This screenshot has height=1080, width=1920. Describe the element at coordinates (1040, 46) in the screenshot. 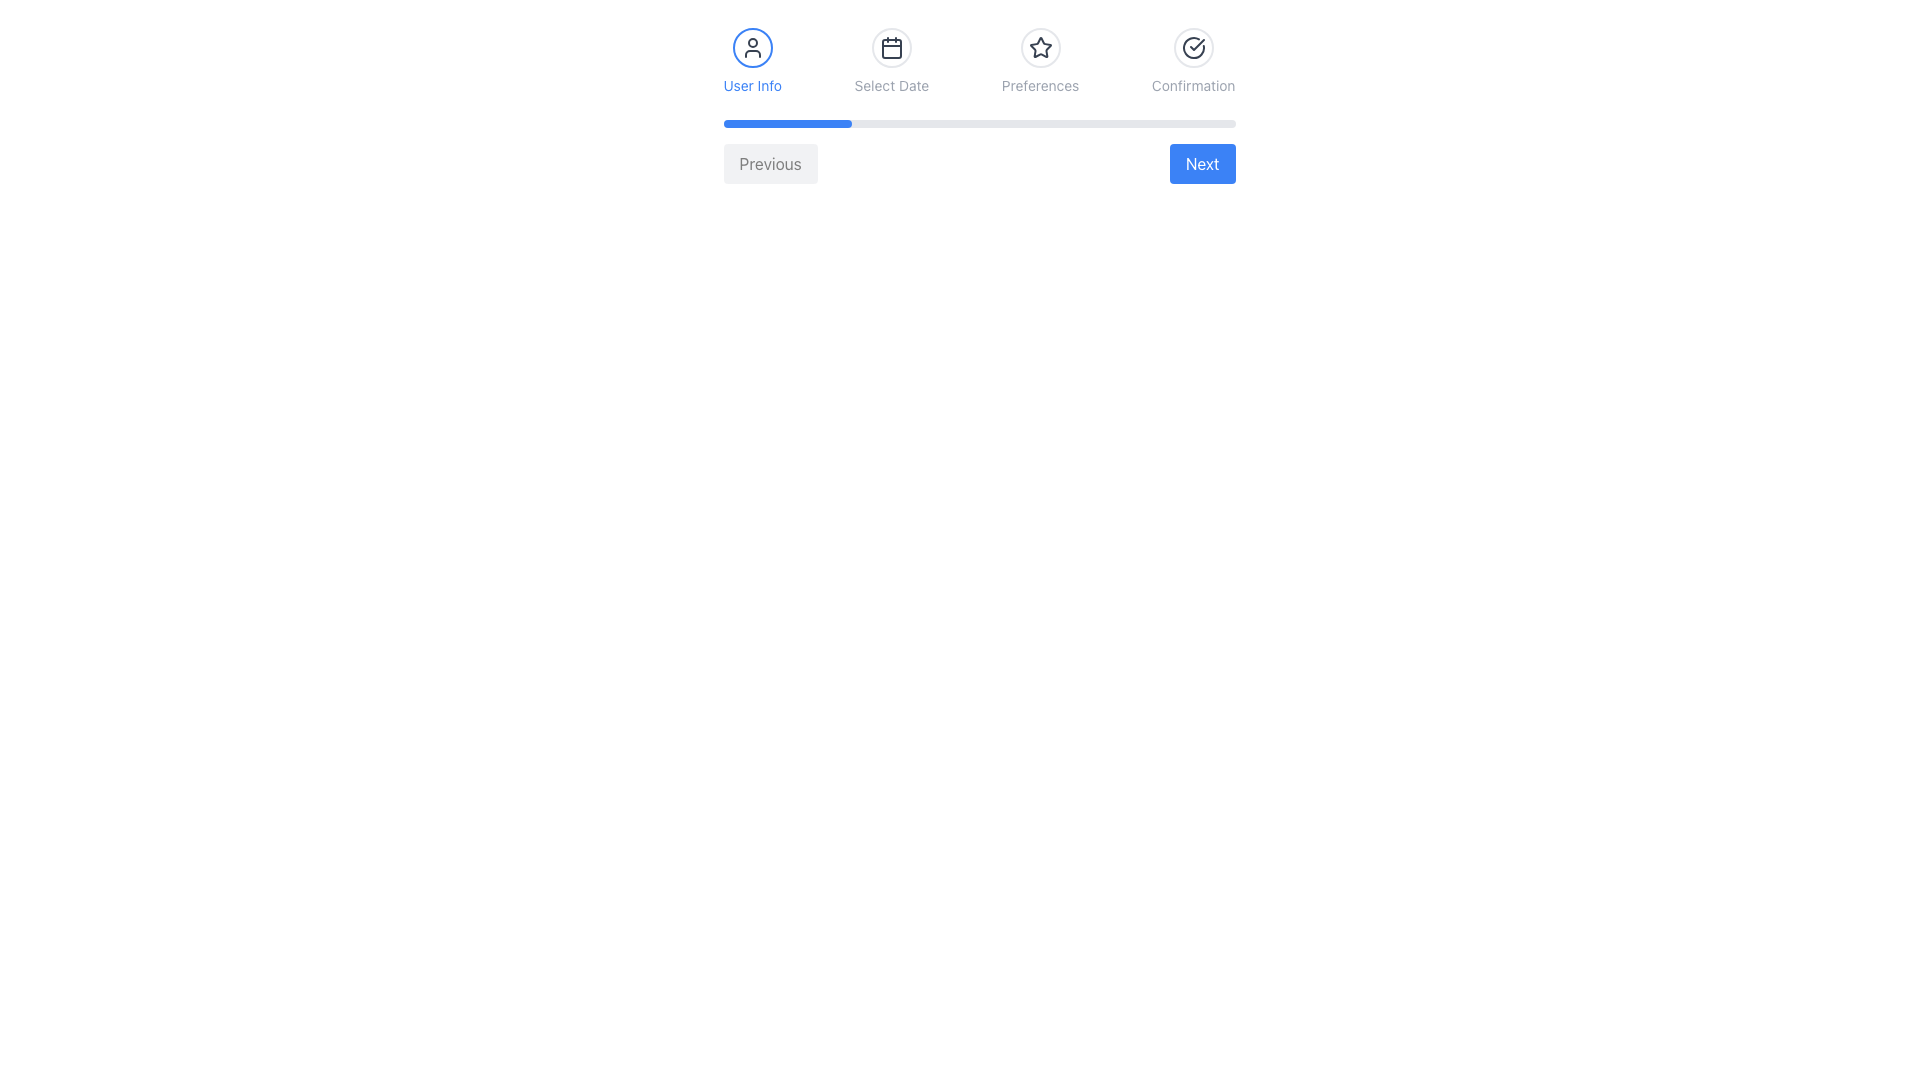

I see `the star icon labeled 'Preferences' in the top navigation bar` at that location.